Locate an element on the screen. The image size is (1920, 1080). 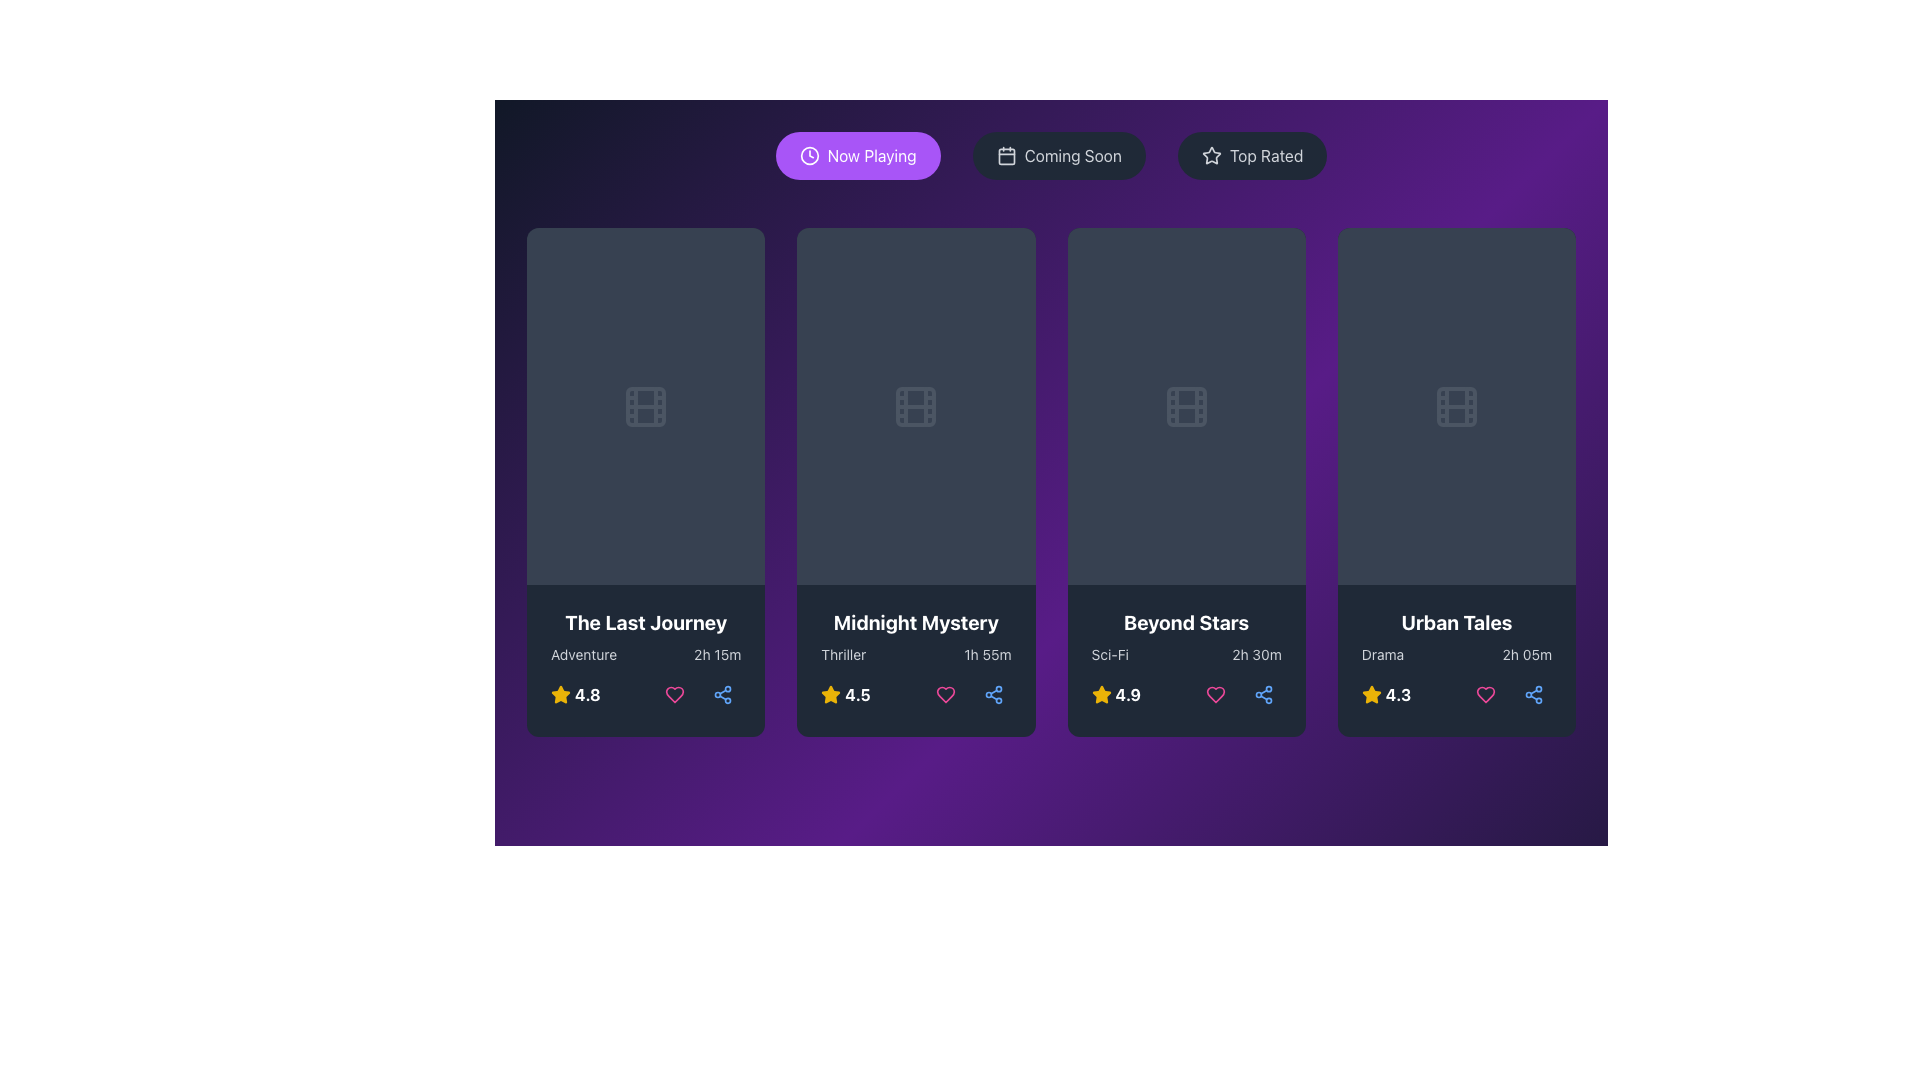
the 'Top Rated' button icon is located at coordinates (1210, 154).